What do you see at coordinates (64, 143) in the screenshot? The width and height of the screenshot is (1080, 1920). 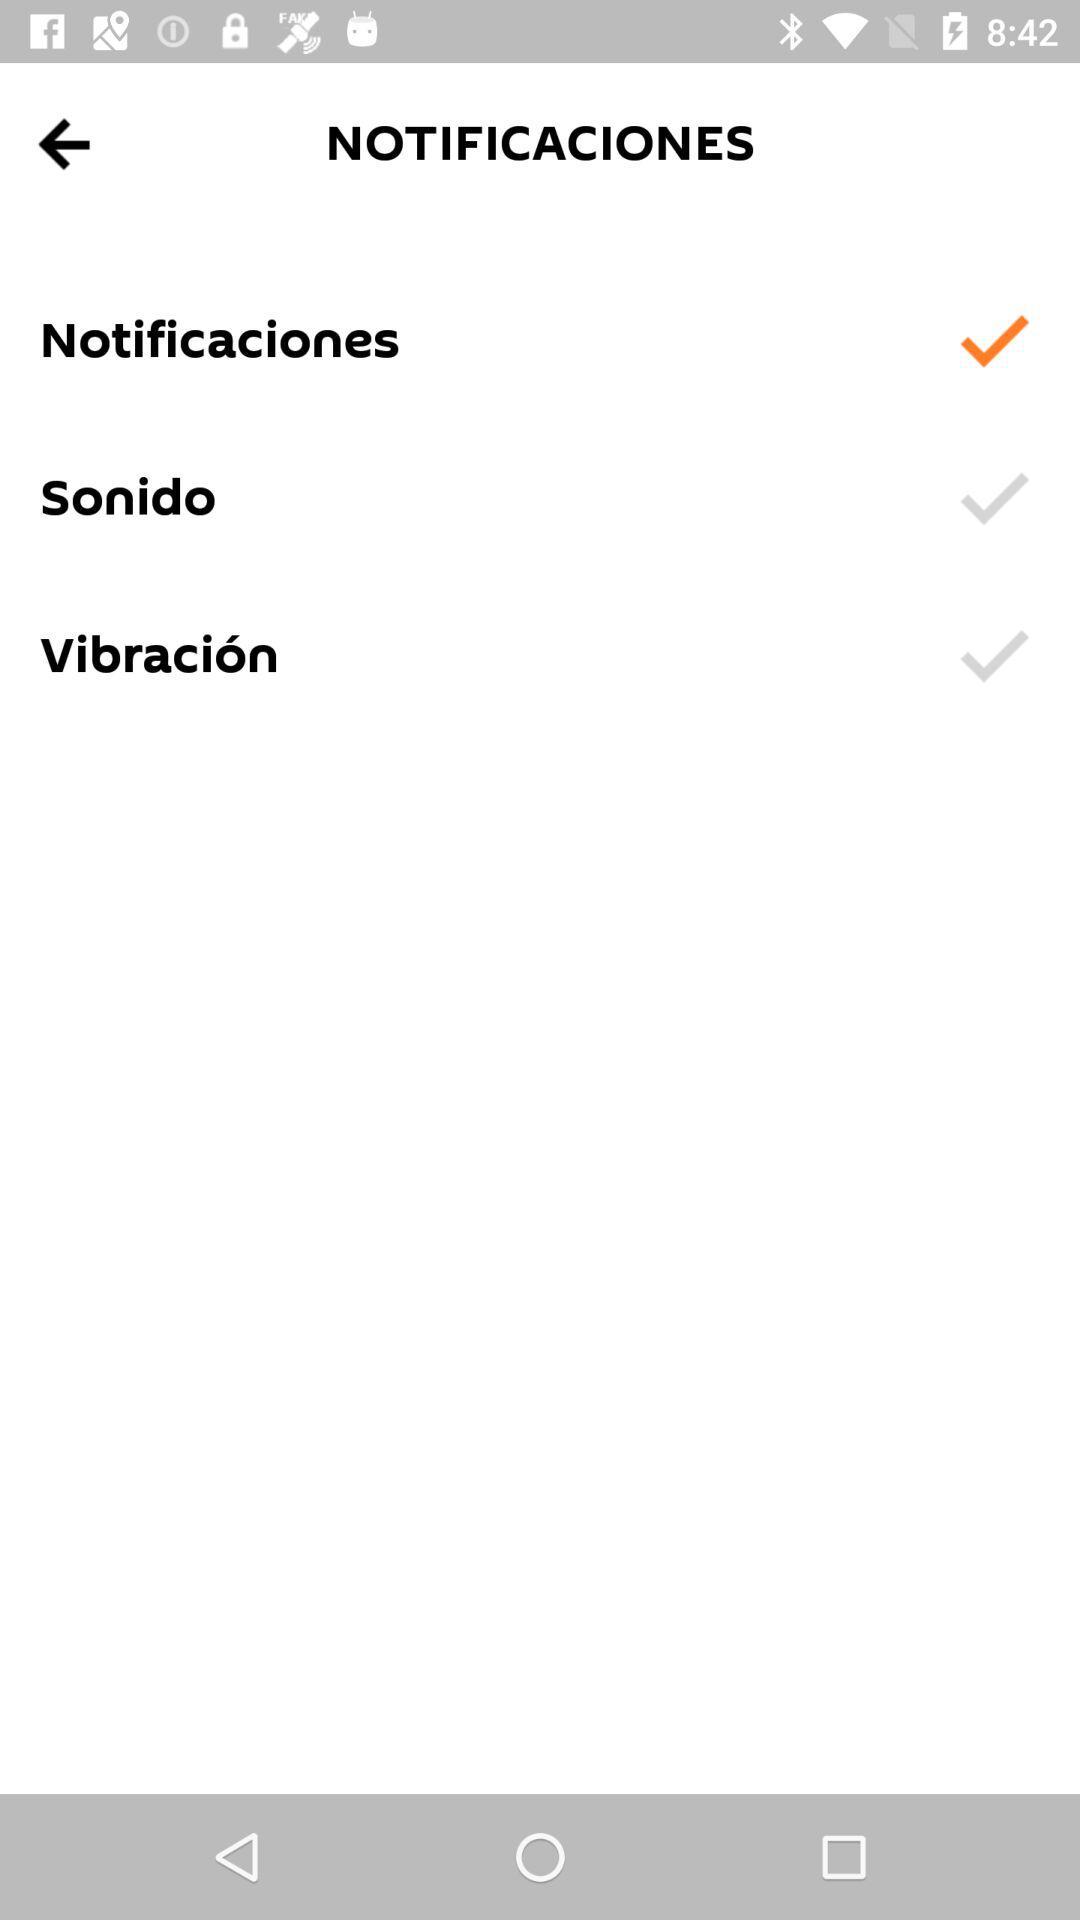 I see `icon at the top left corner` at bounding box center [64, 143].